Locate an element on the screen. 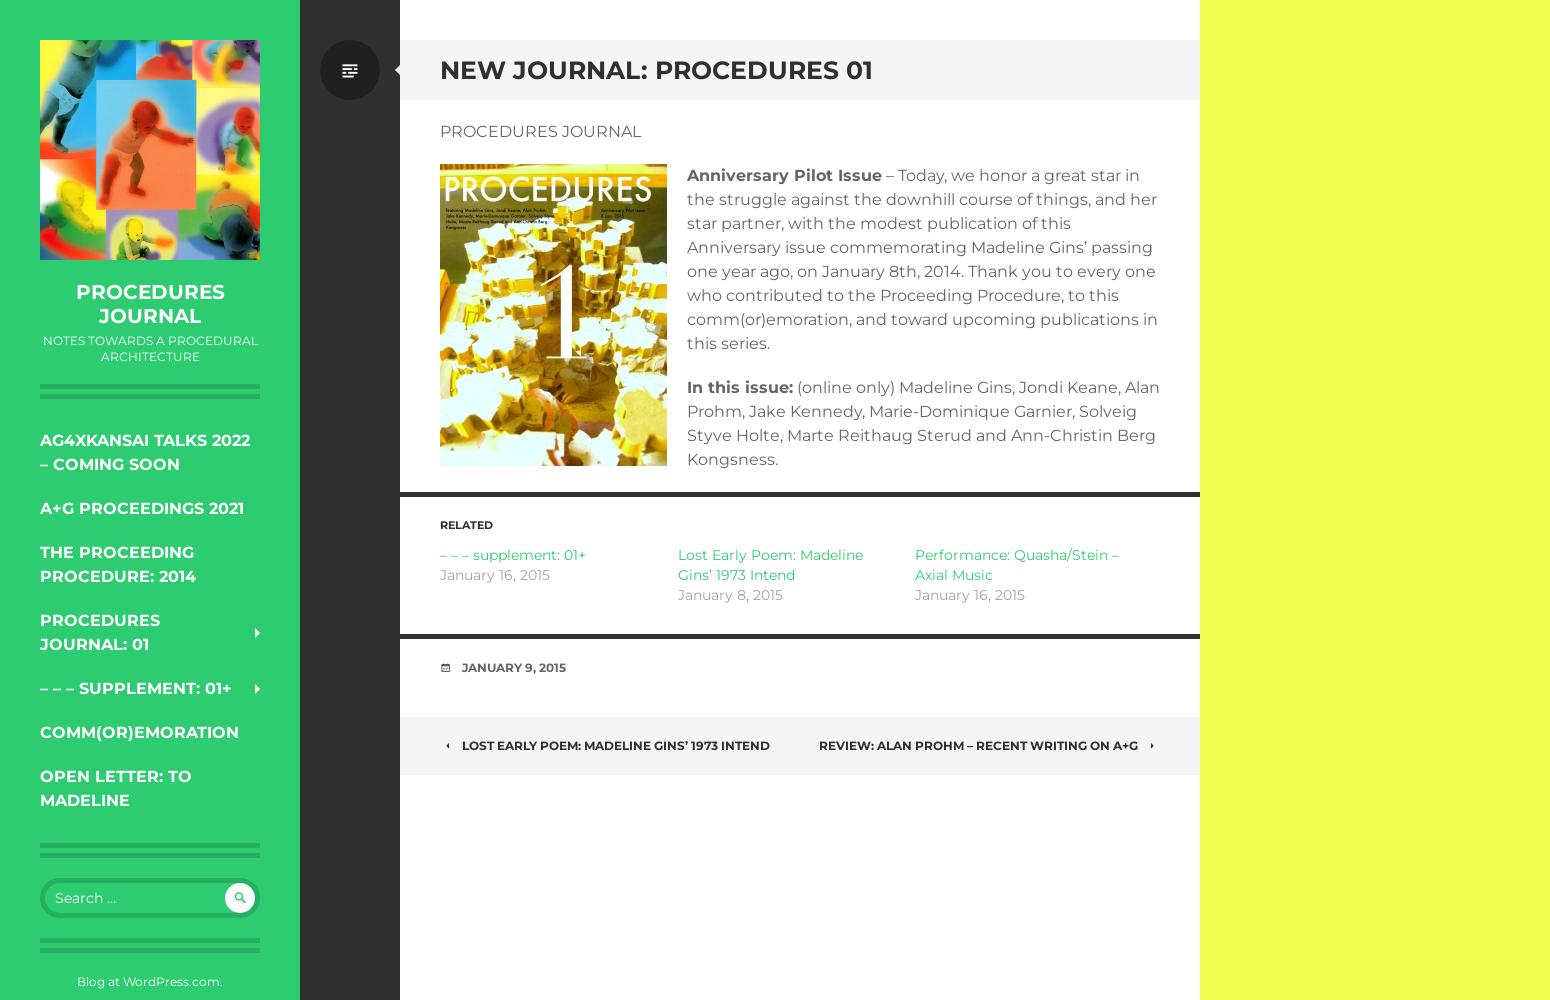  'COMM(OR)EMORATION' is located at coordinates (139, 731).